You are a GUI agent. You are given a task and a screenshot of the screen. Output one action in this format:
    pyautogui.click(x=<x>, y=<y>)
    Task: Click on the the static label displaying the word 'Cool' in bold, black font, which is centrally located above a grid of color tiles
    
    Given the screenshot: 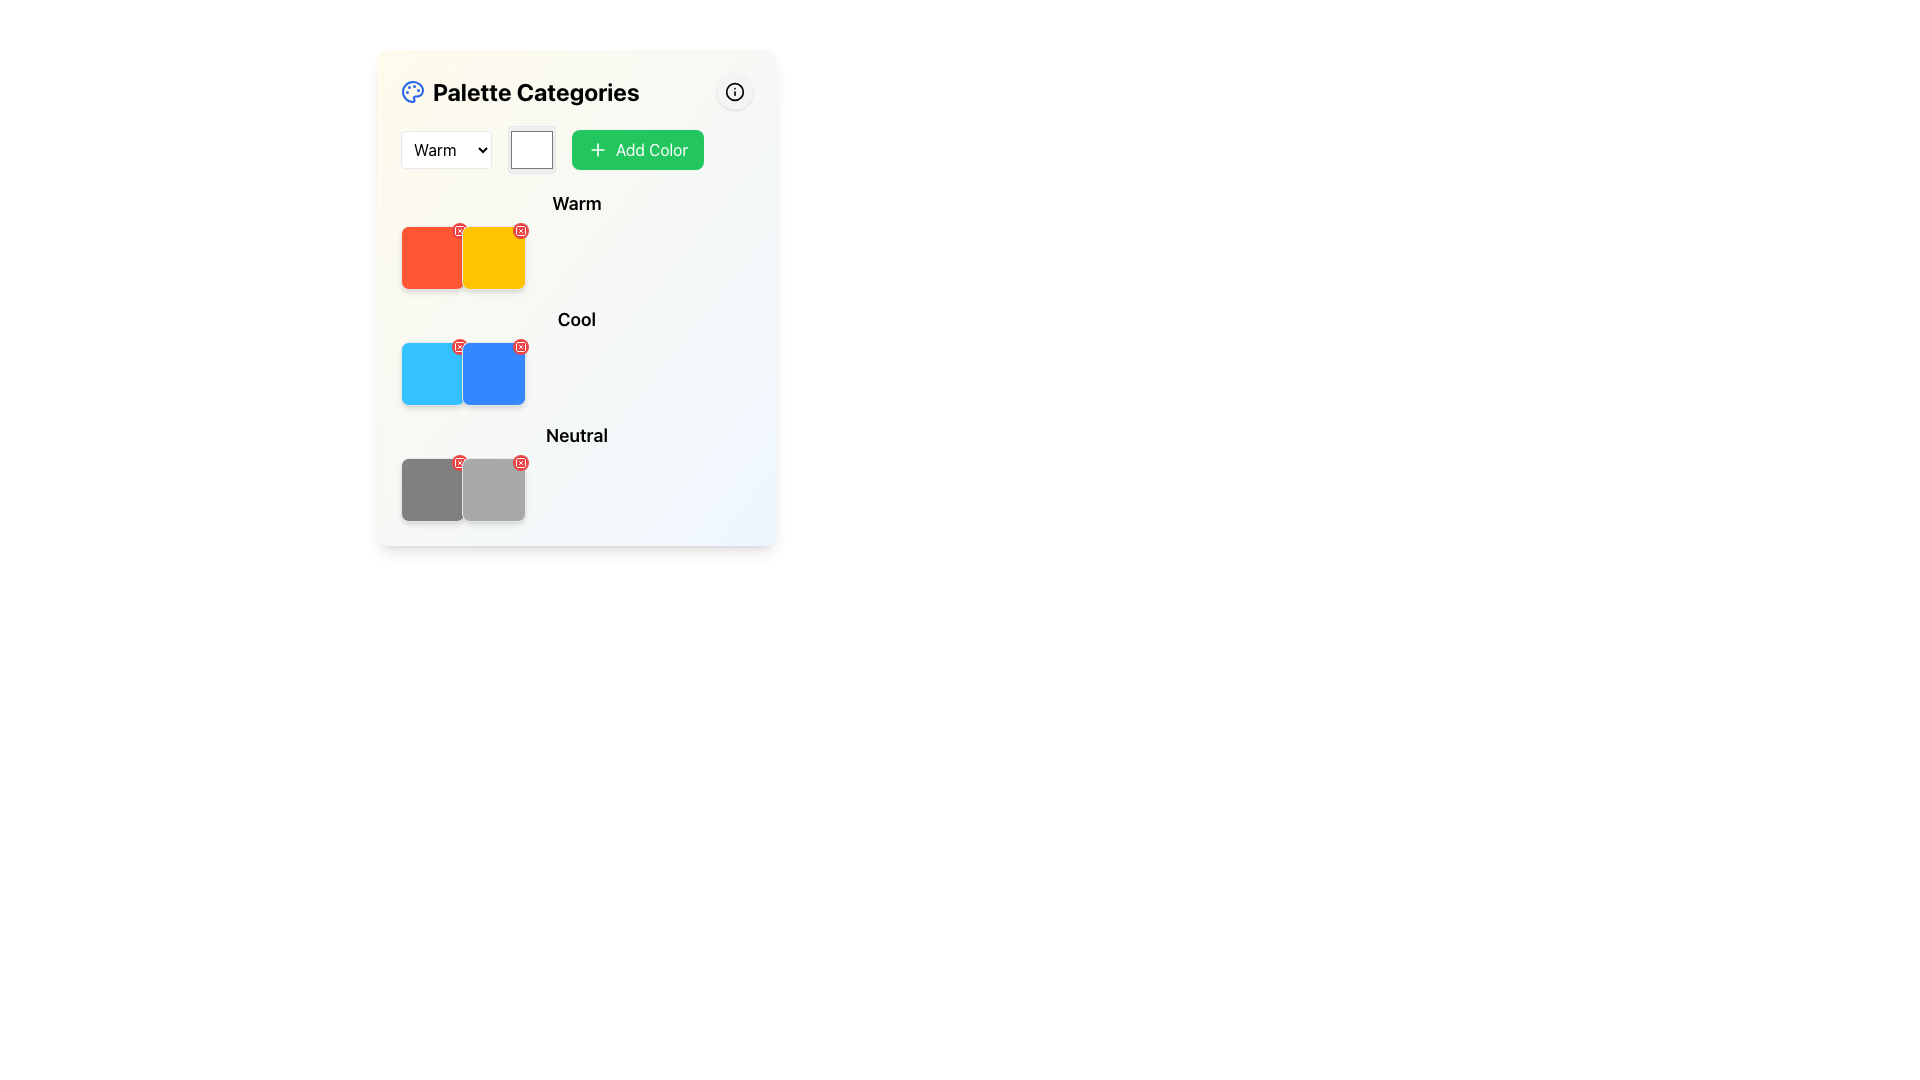 What is the action you would take?
    pyautogui.click(x=575, y=319)
    